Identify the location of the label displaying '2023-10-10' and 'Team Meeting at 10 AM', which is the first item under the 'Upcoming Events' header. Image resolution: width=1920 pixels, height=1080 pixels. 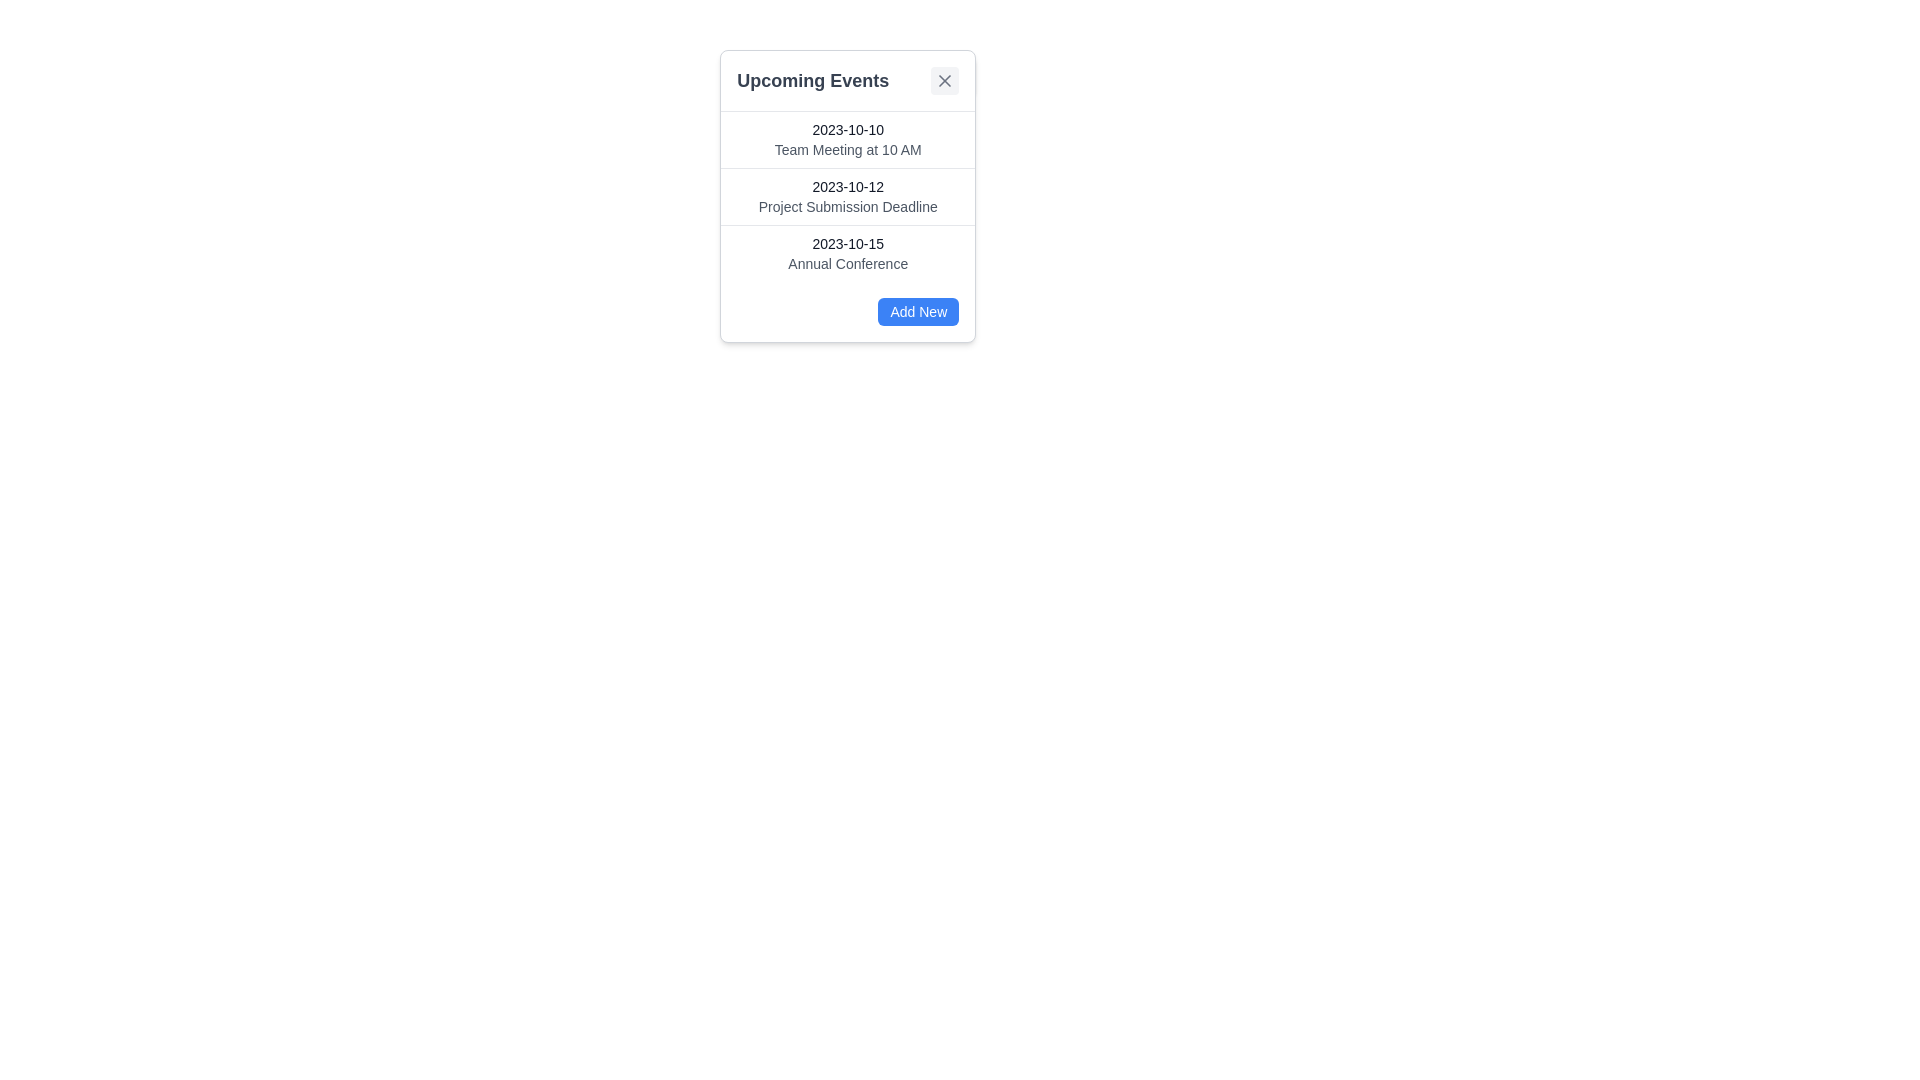
(848, 138).